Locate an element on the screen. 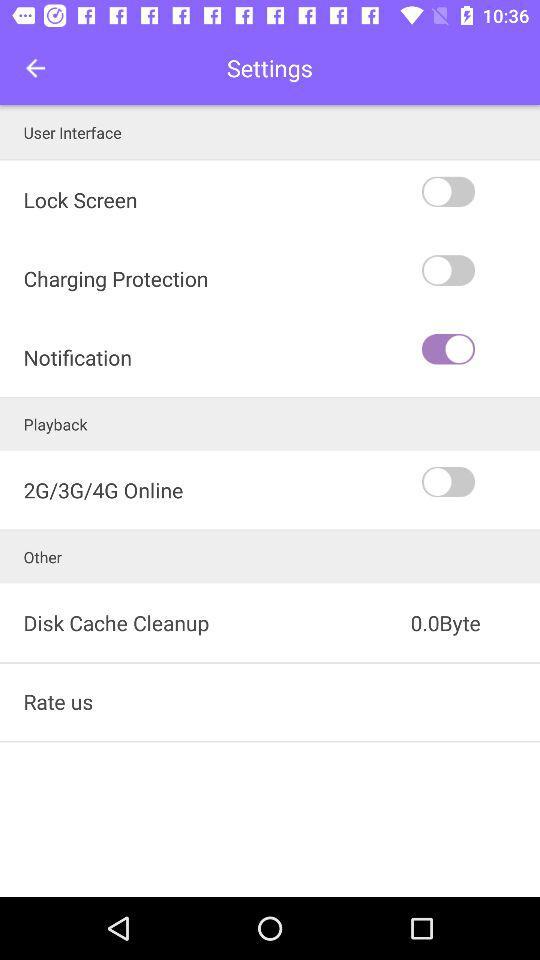 Image resolution: width=540 pixels, height=960 pixels. icon to the right of charging protection icon is located at coordinates (478, 349).